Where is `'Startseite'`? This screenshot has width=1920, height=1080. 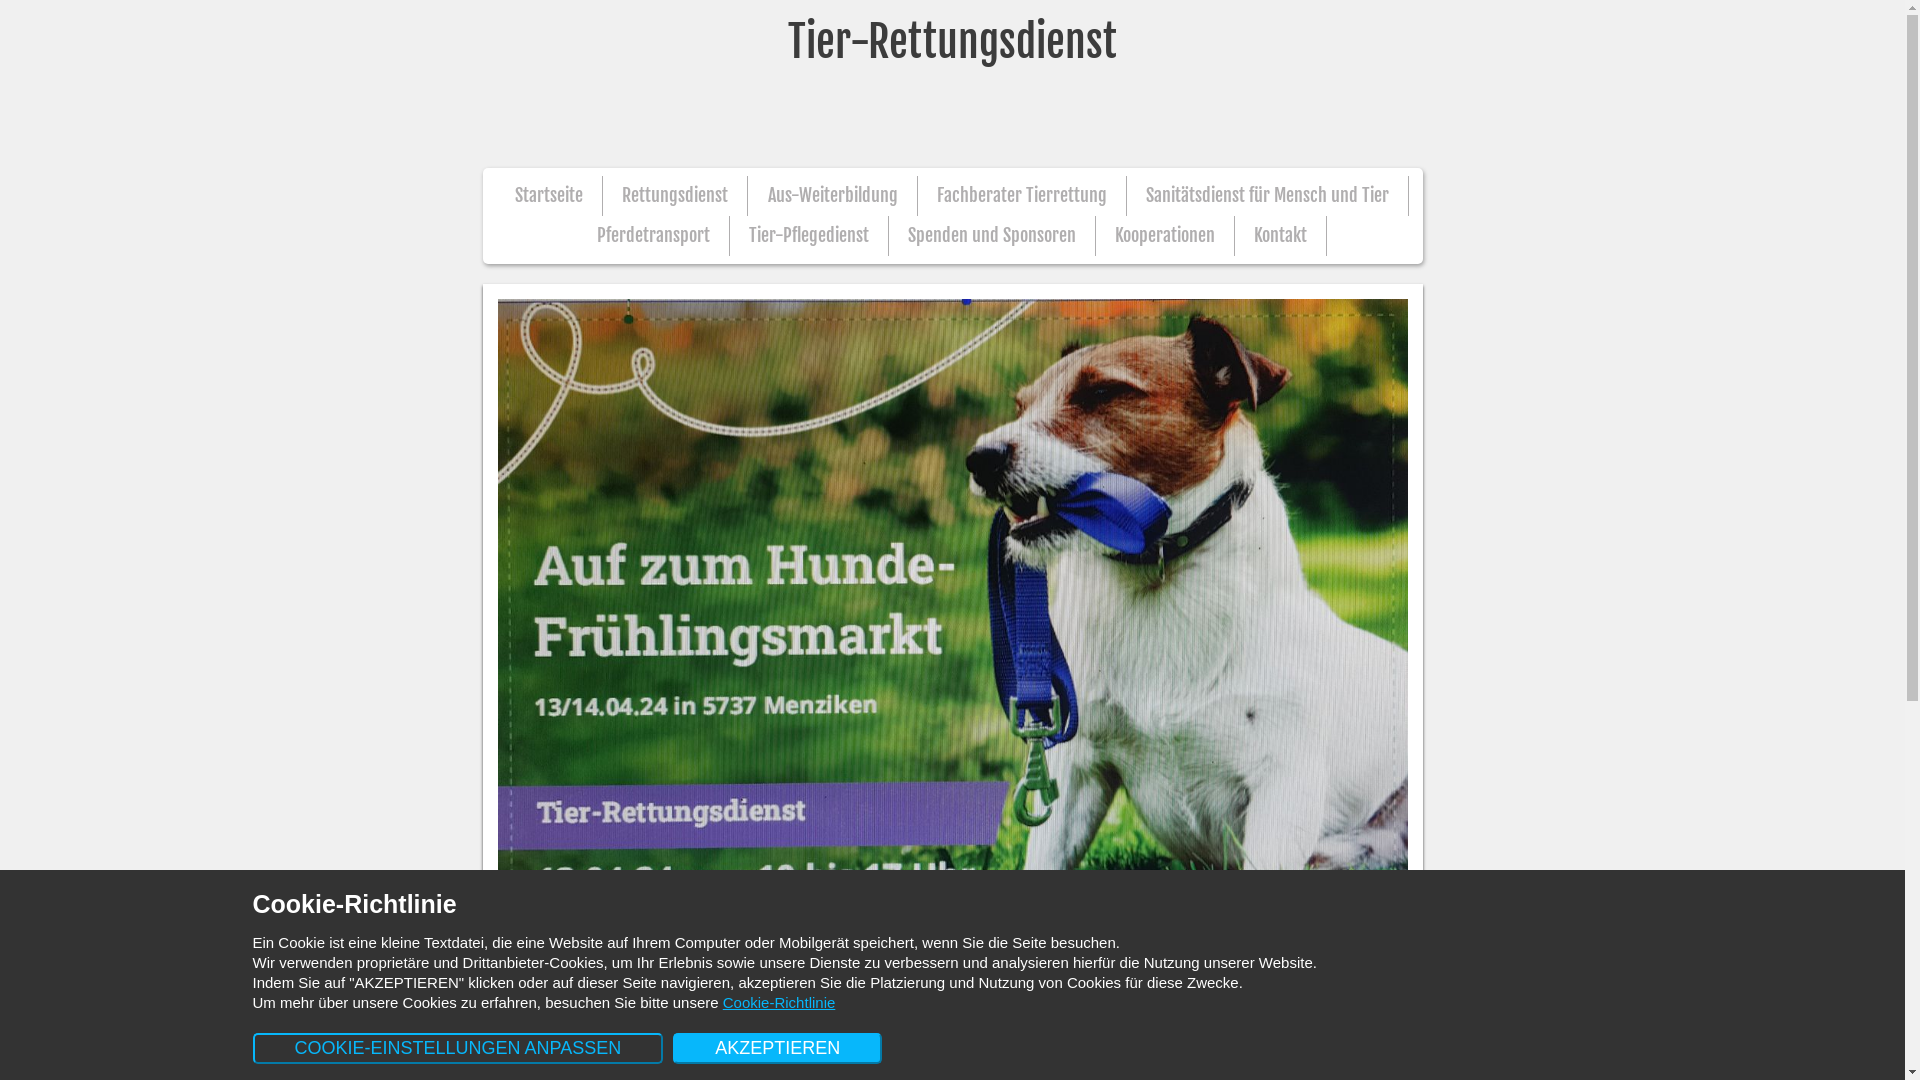 'Startseite' is located at coordinates (504, 196).